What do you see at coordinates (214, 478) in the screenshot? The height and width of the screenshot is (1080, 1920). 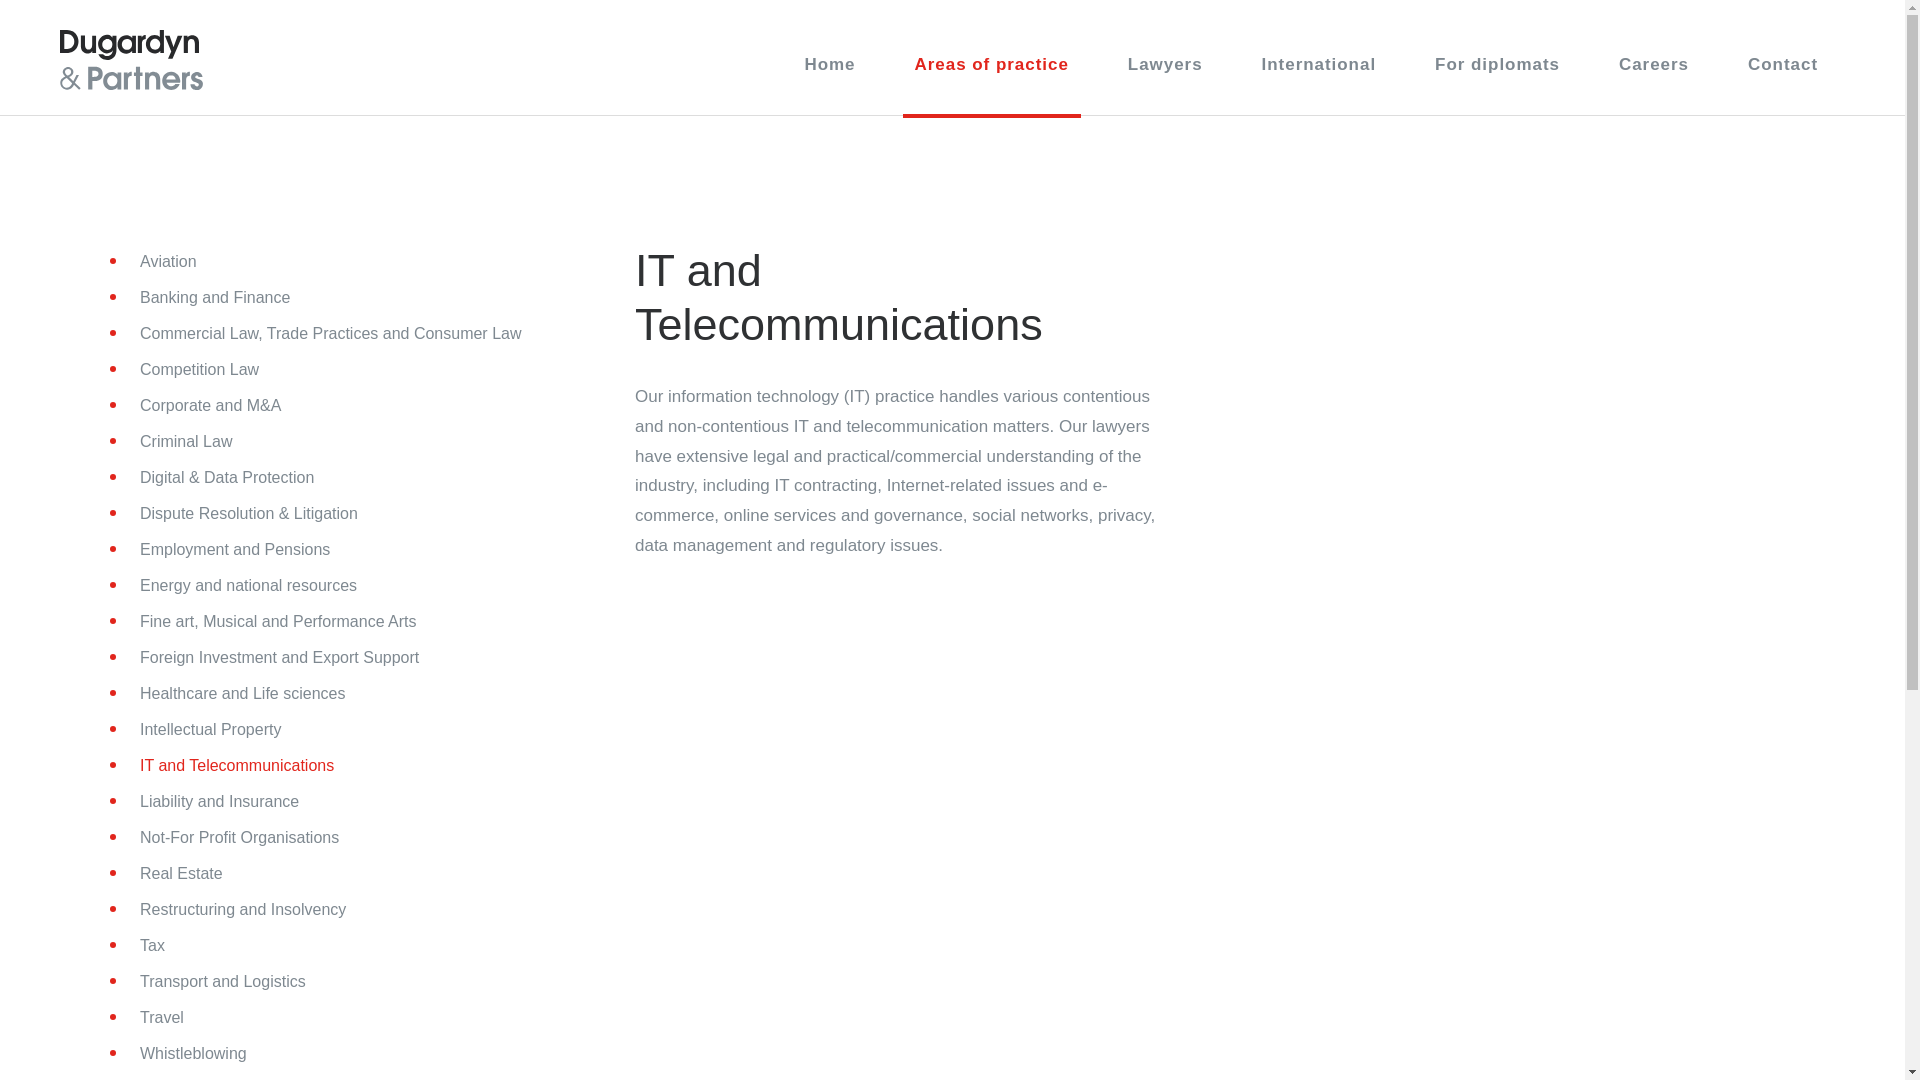 I see `'Digital & Data Protection'` at bounding box center [214, 478].